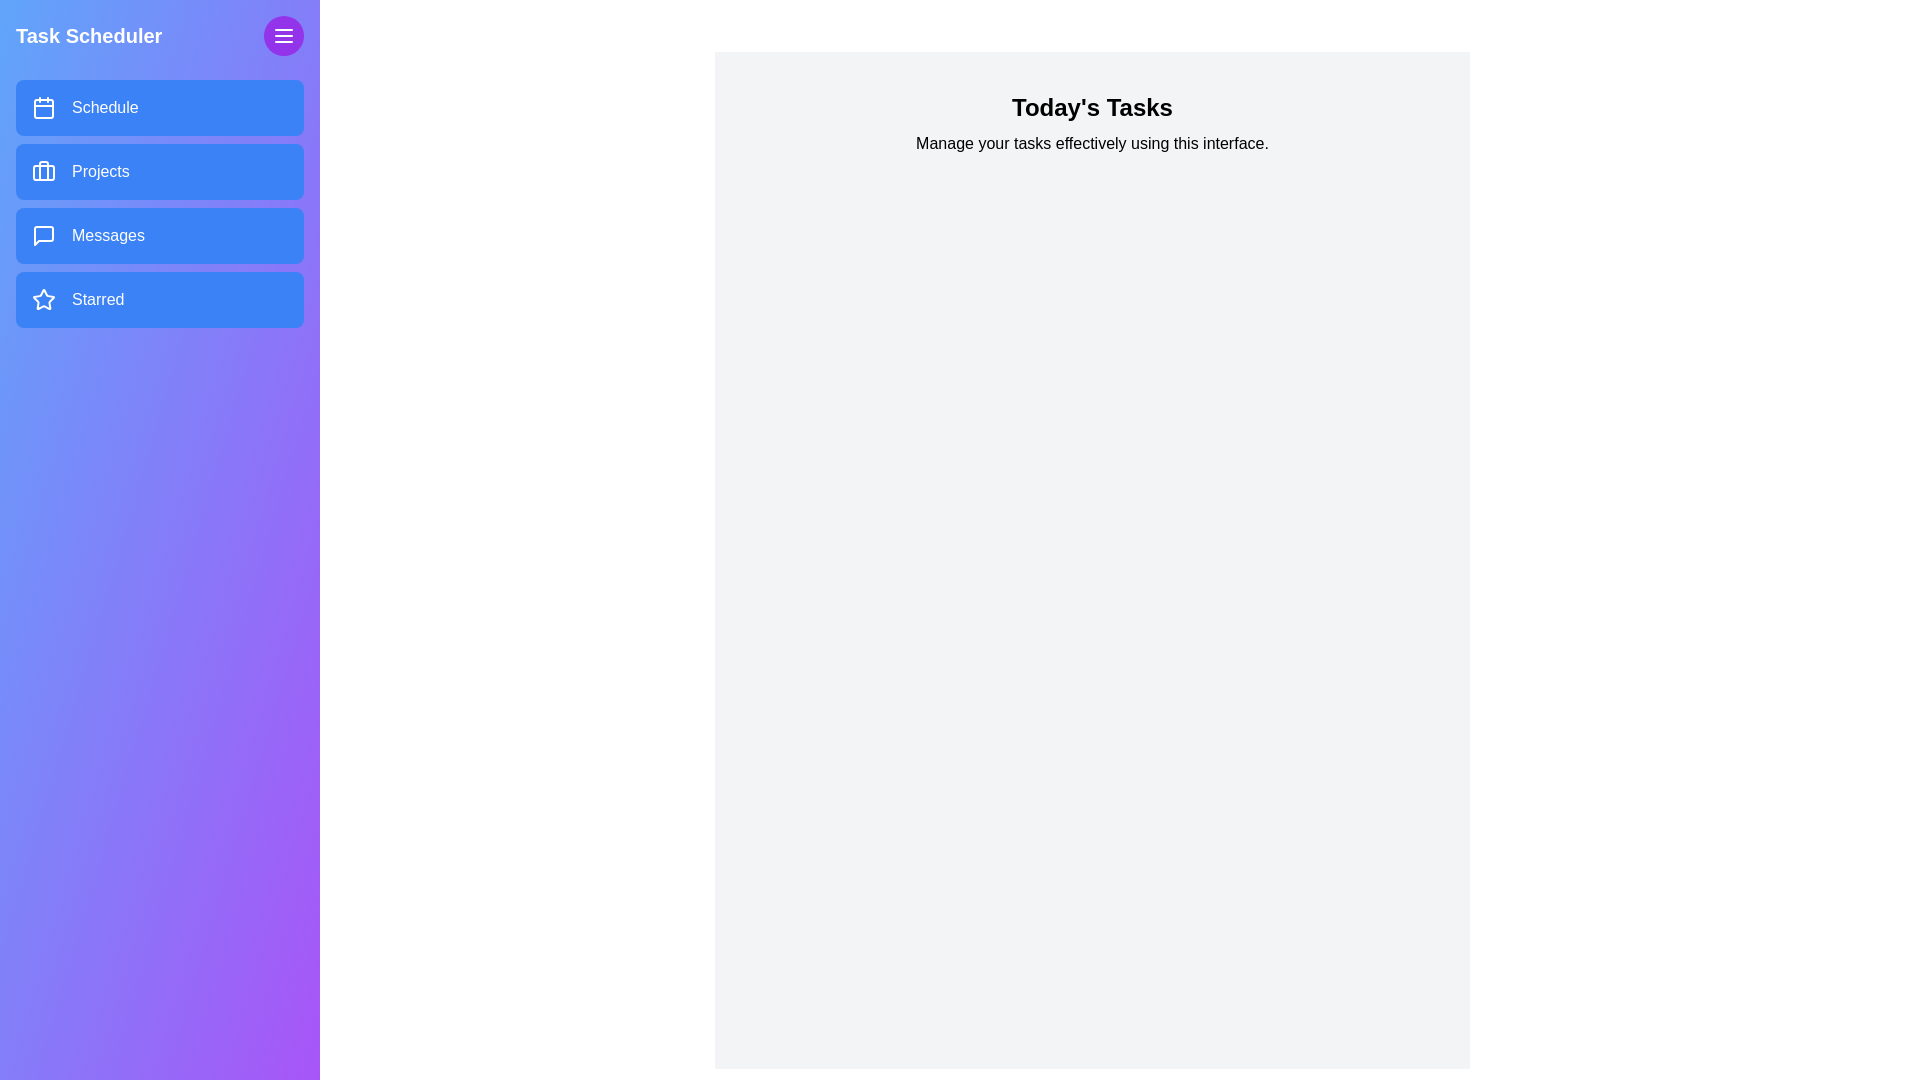 The width and height of the screenshot is (1920, 1080). I want to click on the menu item labeled Projects, so click(158, 171).